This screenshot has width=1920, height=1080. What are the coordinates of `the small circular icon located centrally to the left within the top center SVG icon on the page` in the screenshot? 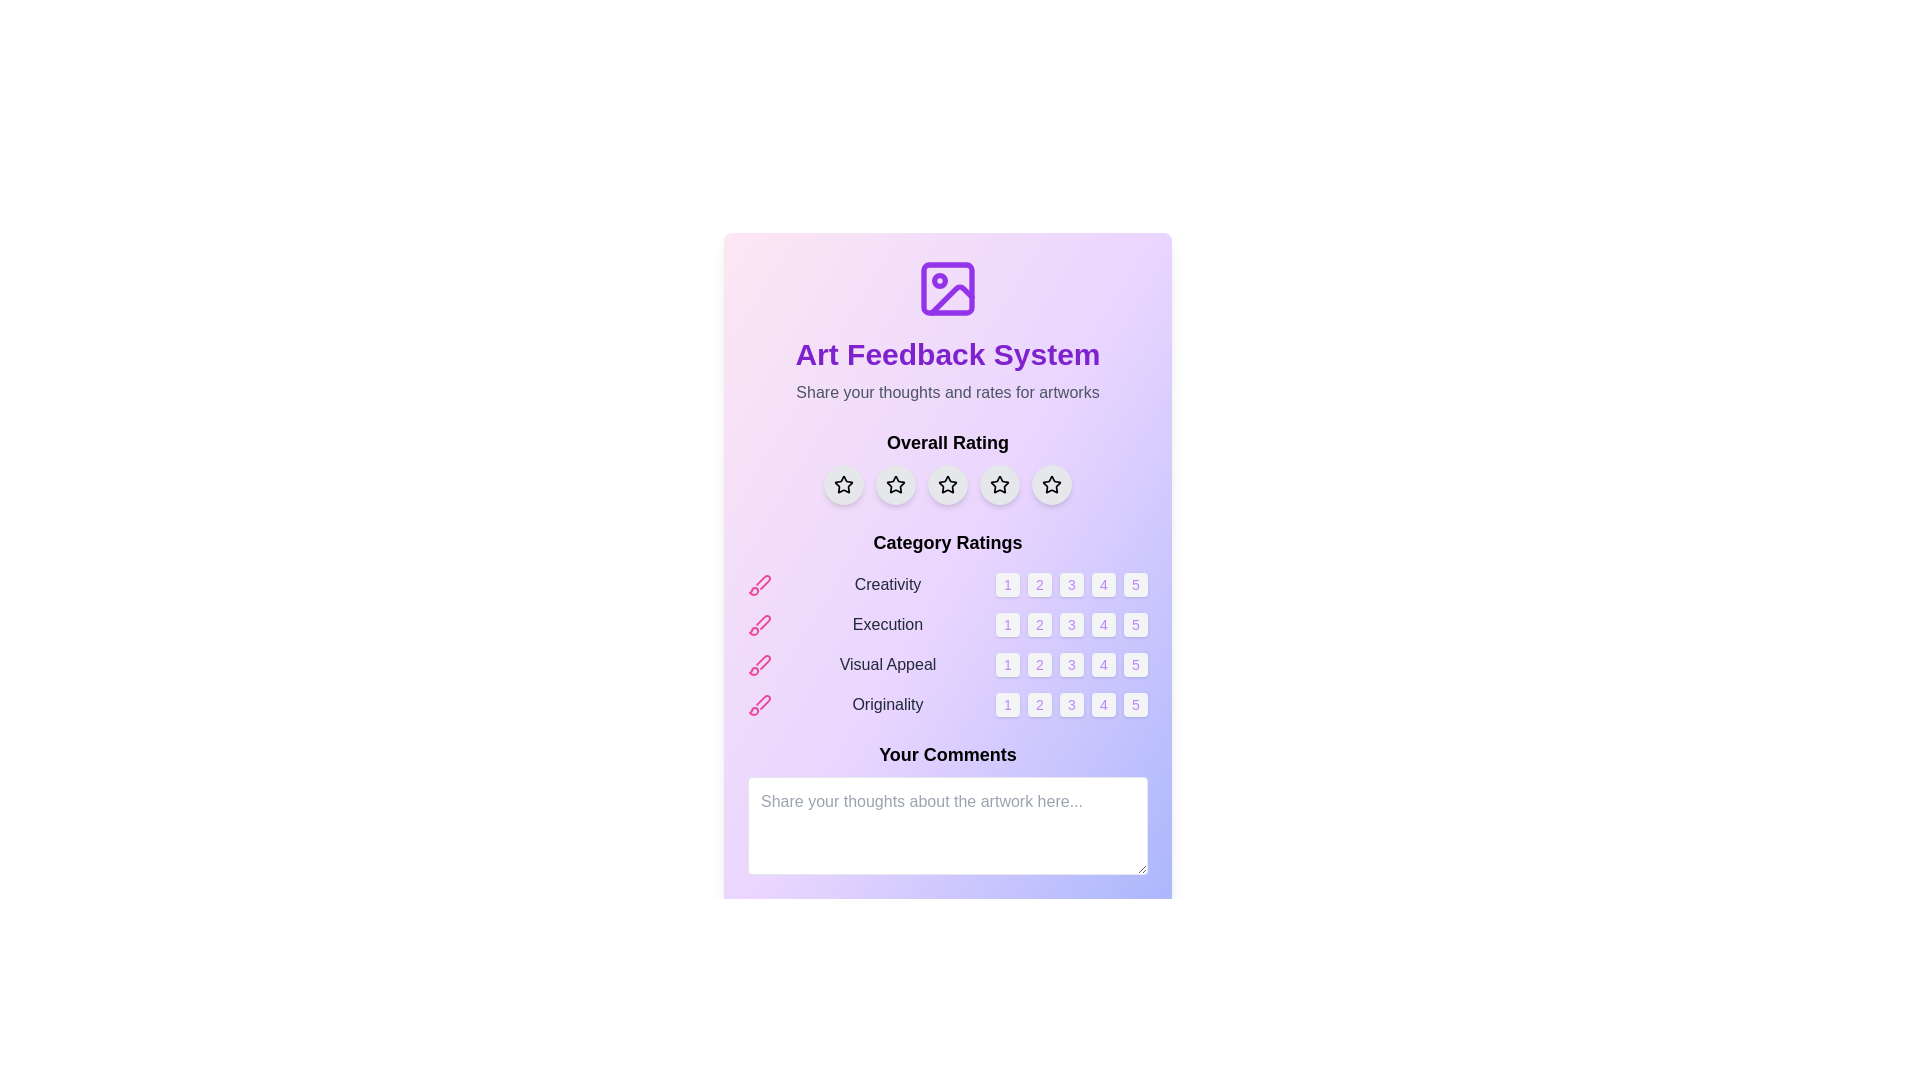 It's located at (939, 281).